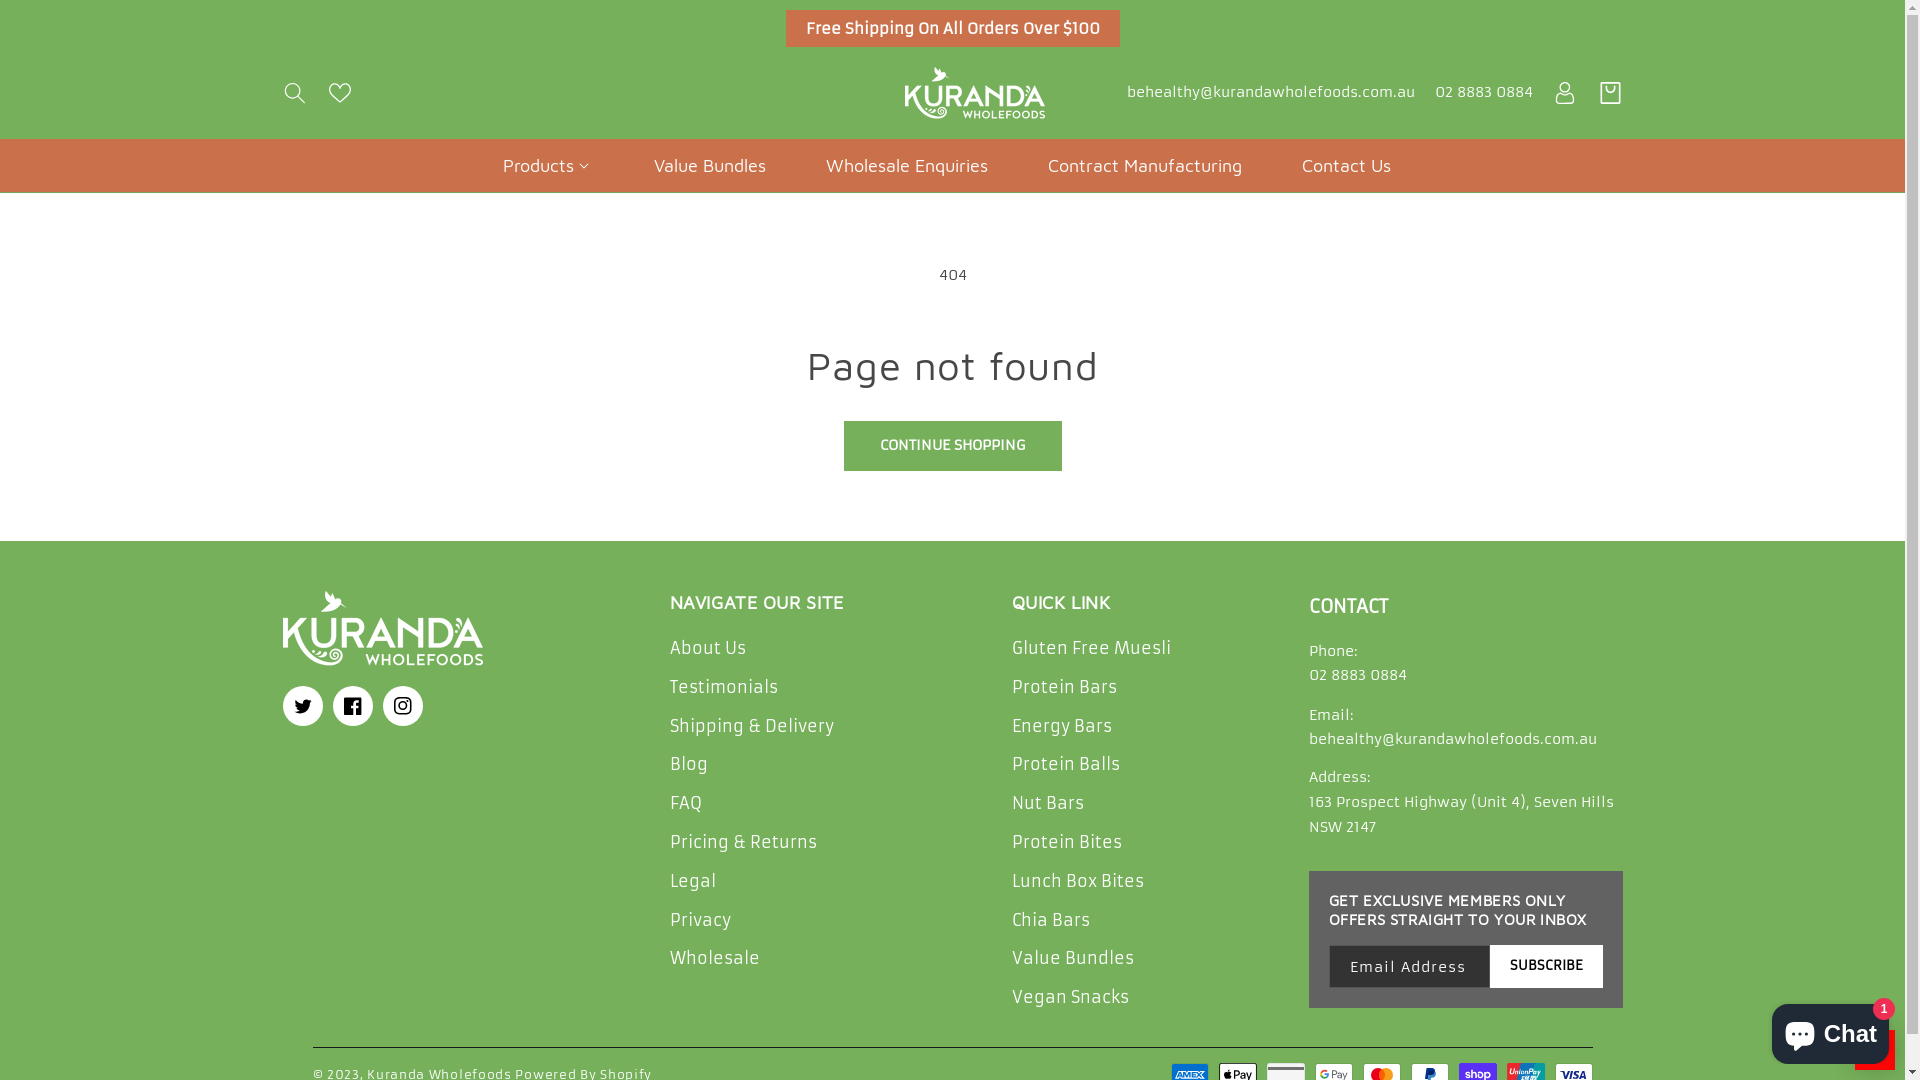 This screenshot has width=1920, height=1080. What do you see at coordinates (1346, 164) in the screenshot?
I see `'Contact Us'` at bounding box center [1346, 164].